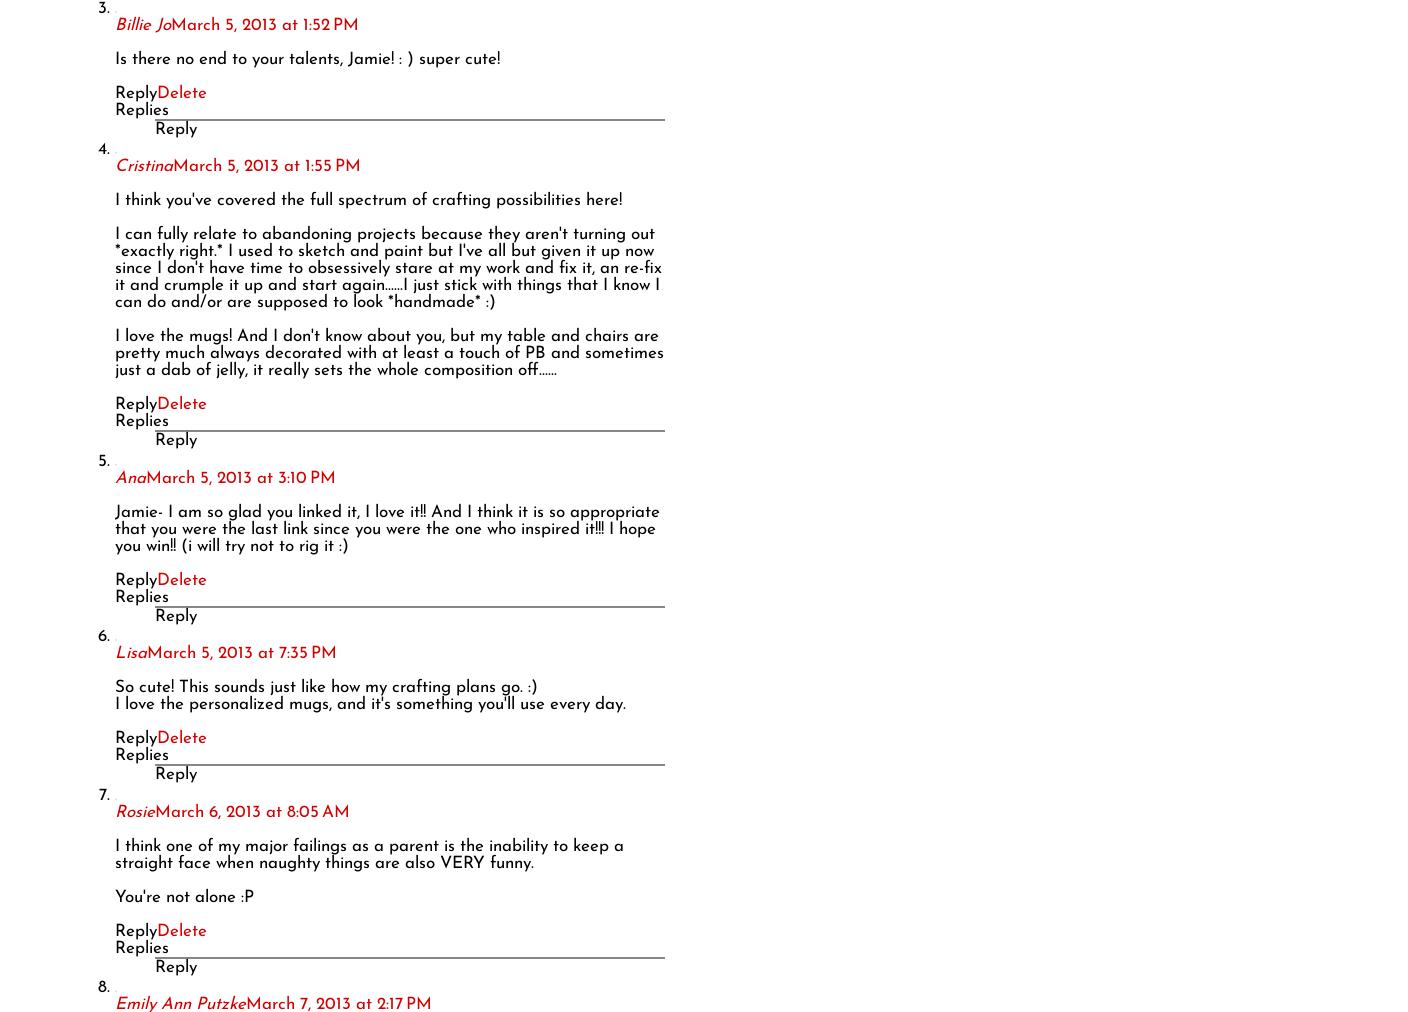  Describe the element at coordinates (241, 653) in the screenshot. I see `'March 5, 2013 at 7:35 PM'` at that location.